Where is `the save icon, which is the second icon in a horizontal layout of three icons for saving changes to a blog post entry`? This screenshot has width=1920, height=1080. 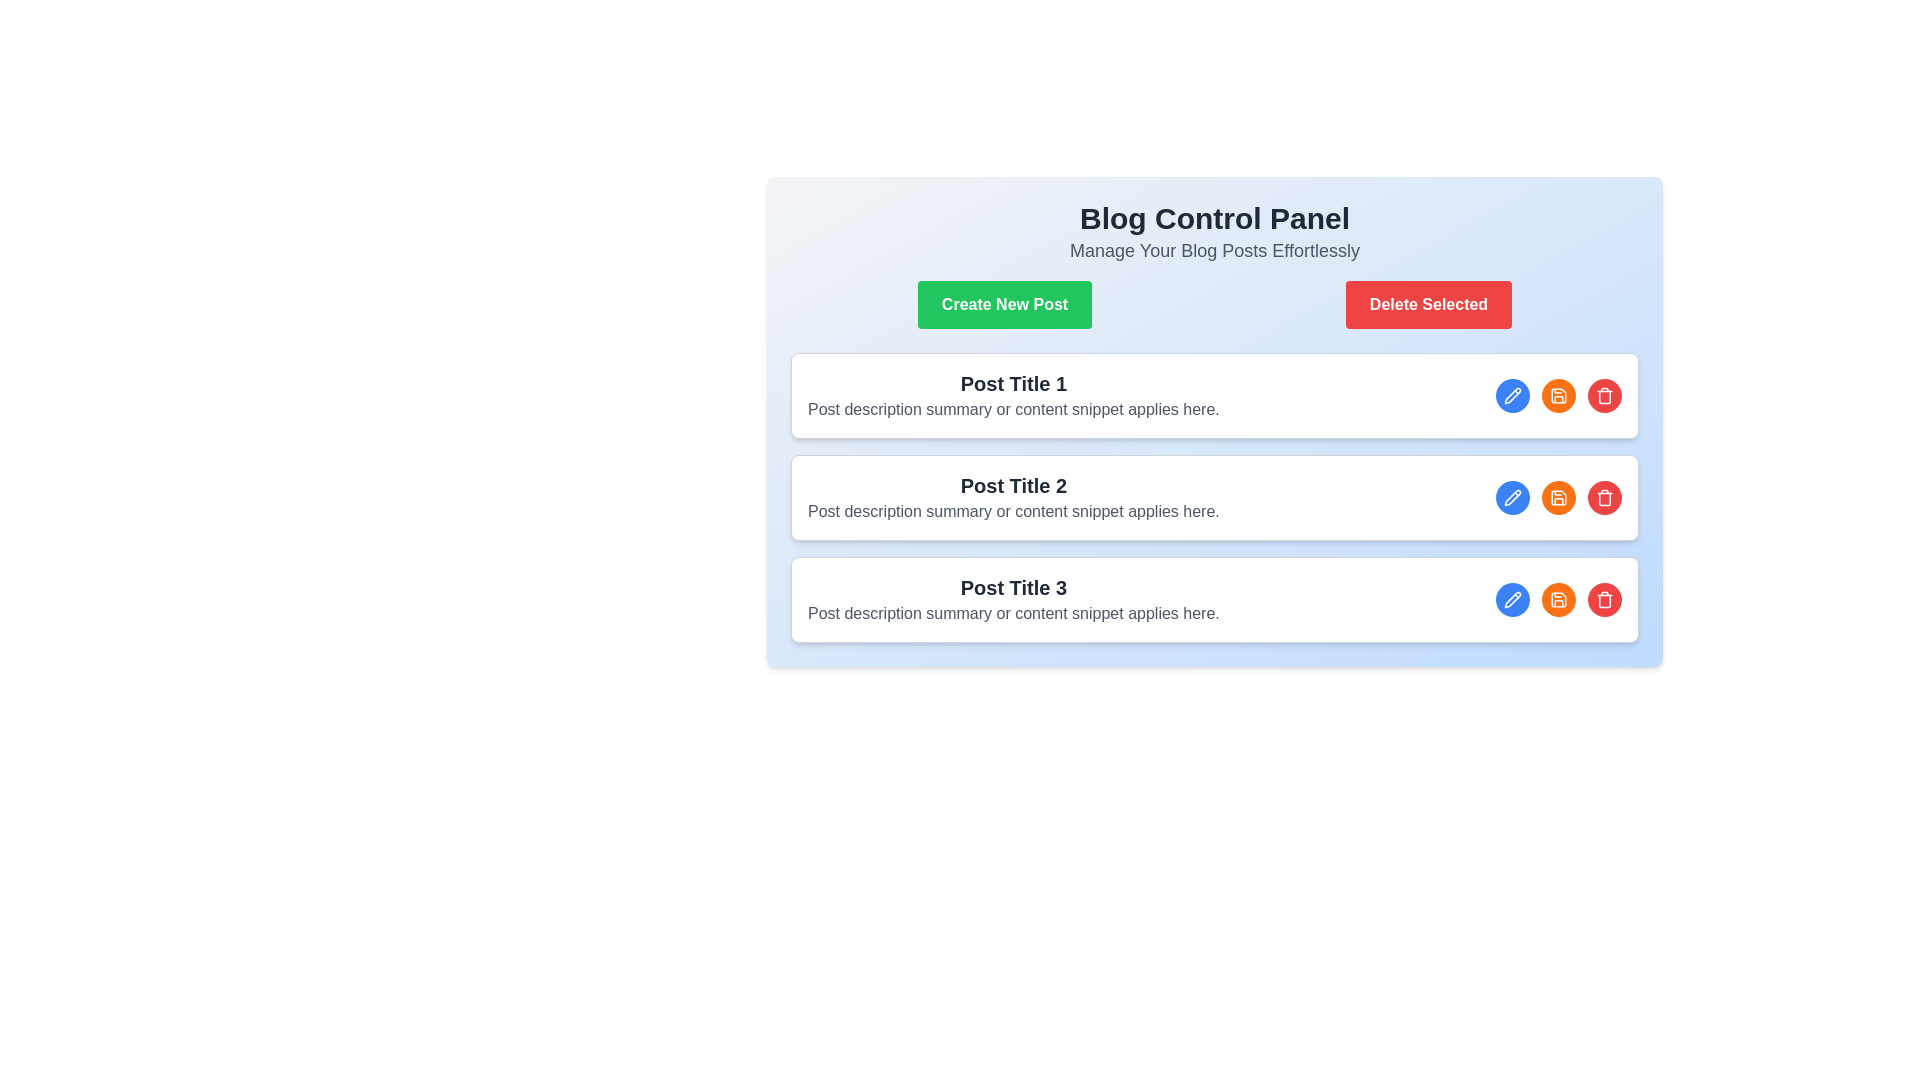 the save icon, which is the second icon in a horizontal layout of three icons for saving changes to a blog post entry is located at coordinates (1558, 496).